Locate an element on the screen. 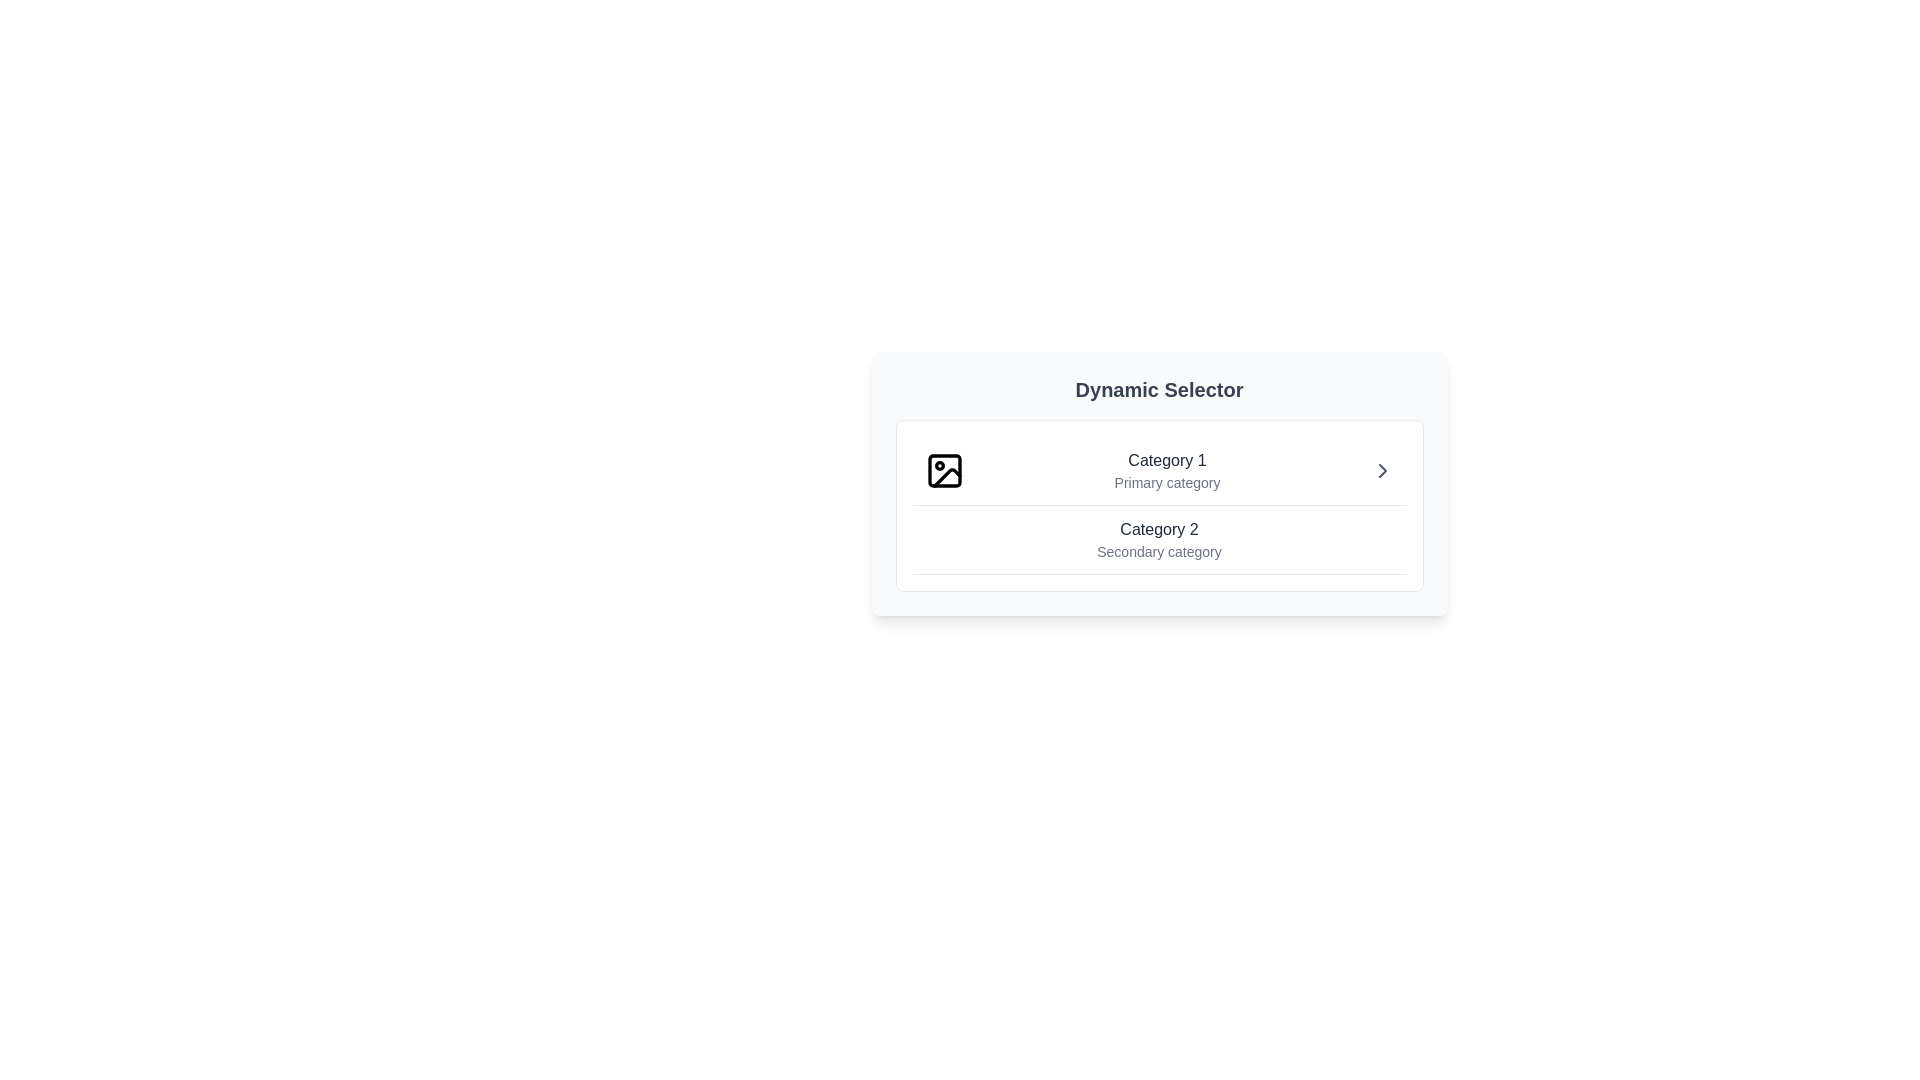 The height and width of the screenshot is (1080, 1920). the first row of the interactive list item with an icon and text details is located at coordinates (1159, 471).